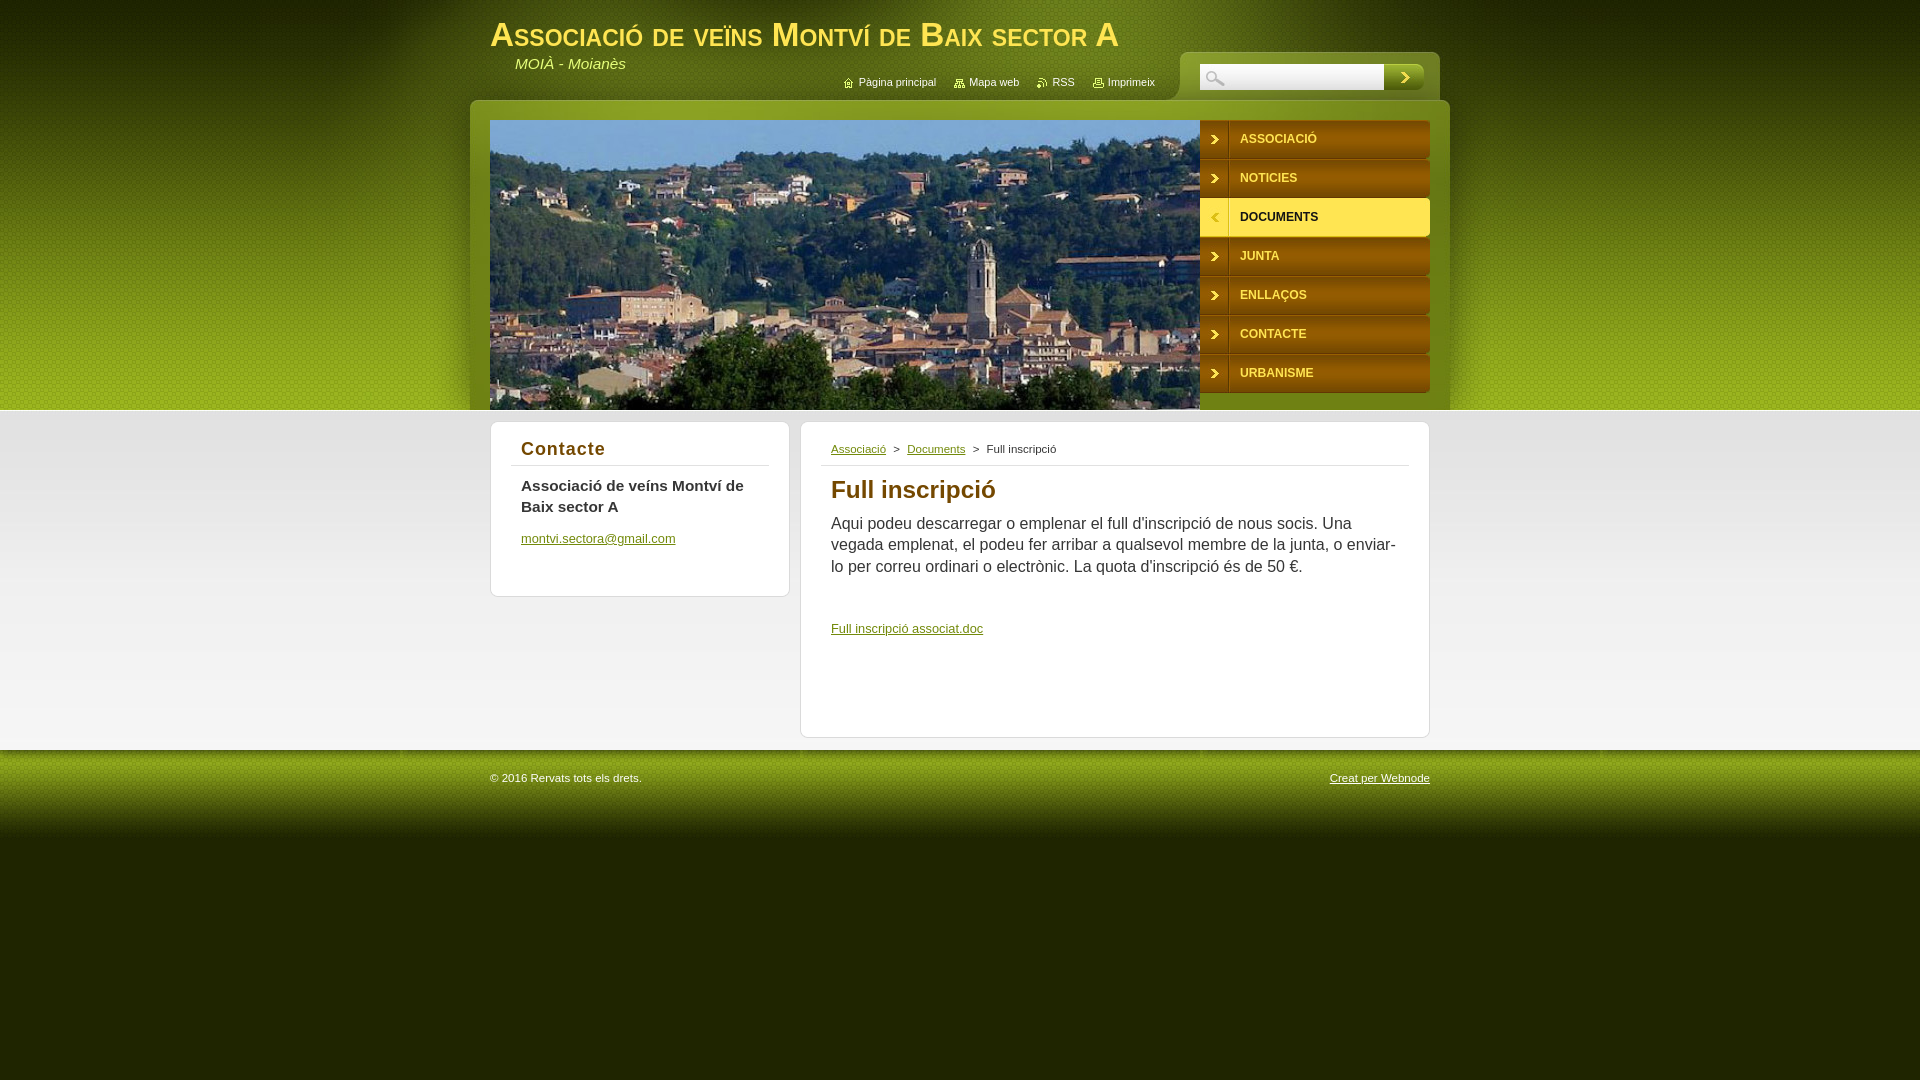 This screenshot has height=1080, width=1920. Describe the element at coordinates (1054, 80) in the screenshot. I see `'RSS'` at that location.